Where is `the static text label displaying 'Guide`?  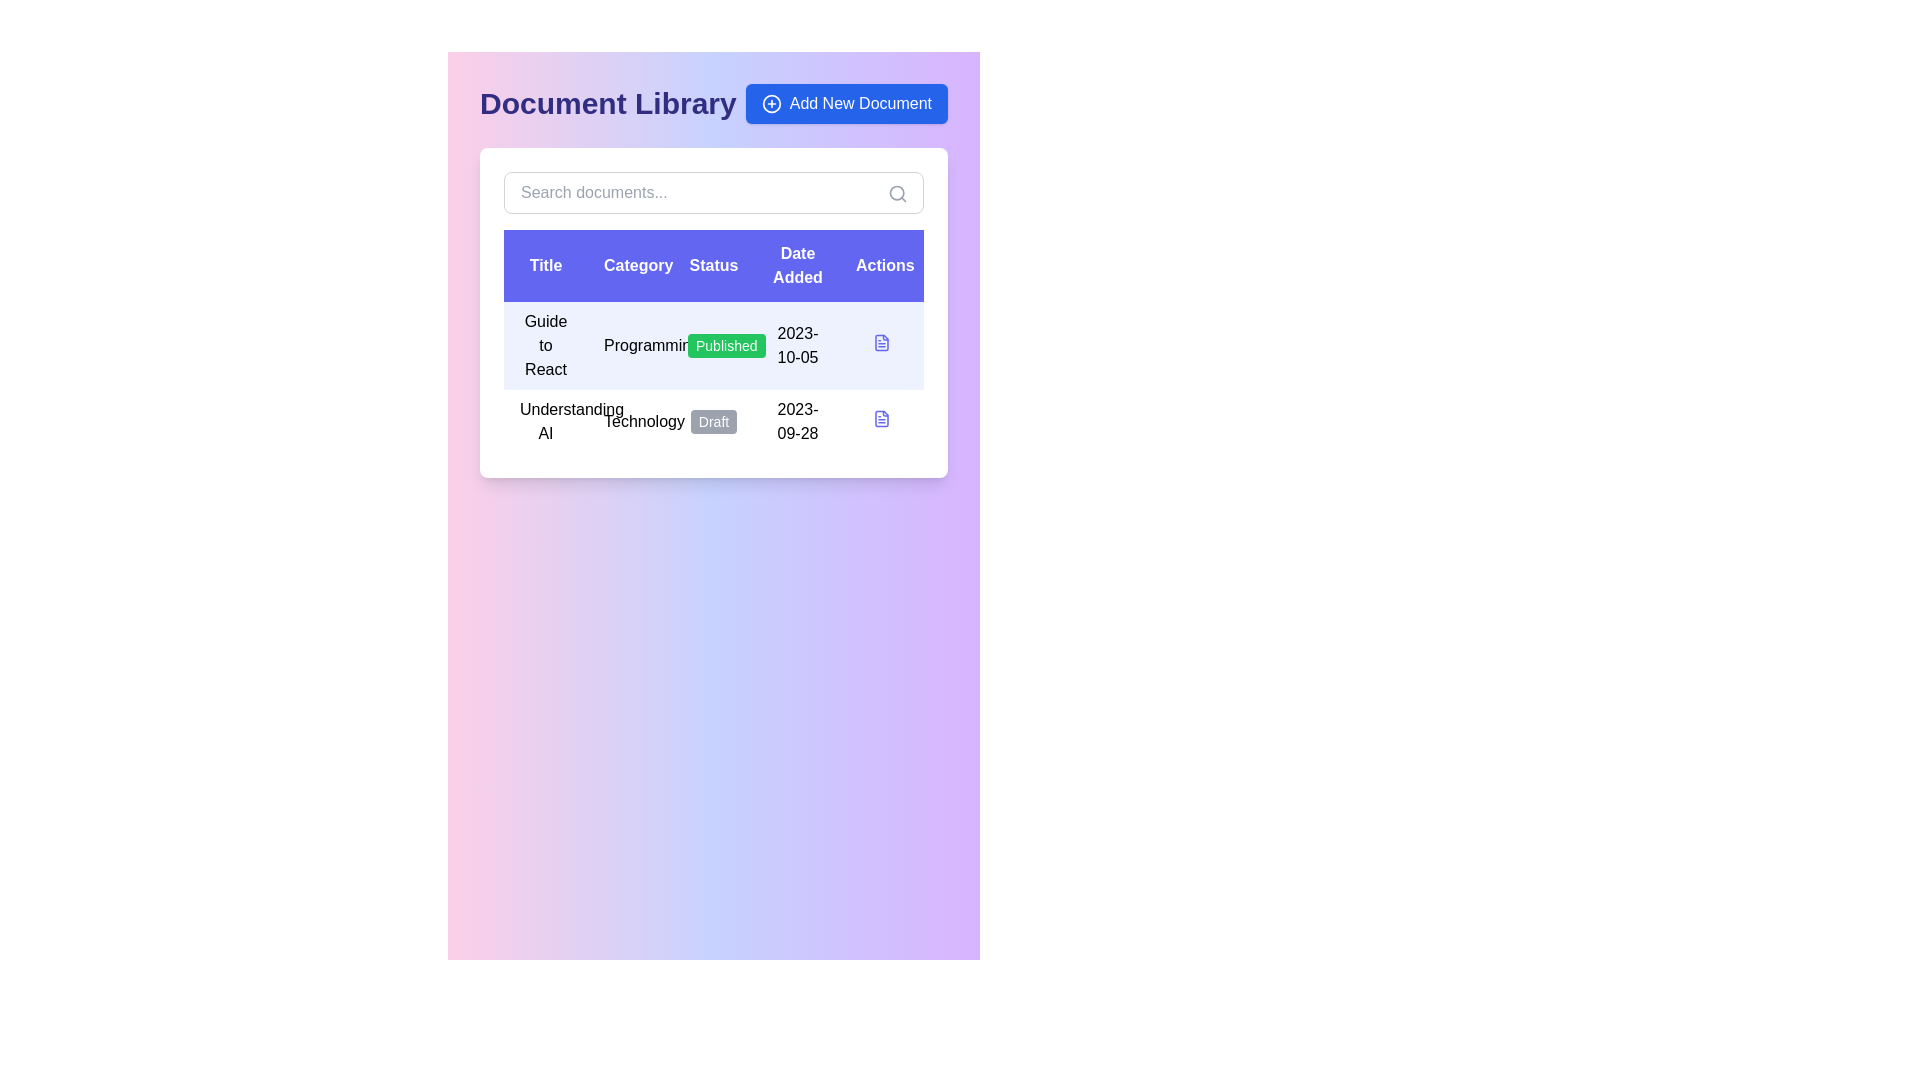 the static text label displaying 'Guide is located at coordinates (546, 345).